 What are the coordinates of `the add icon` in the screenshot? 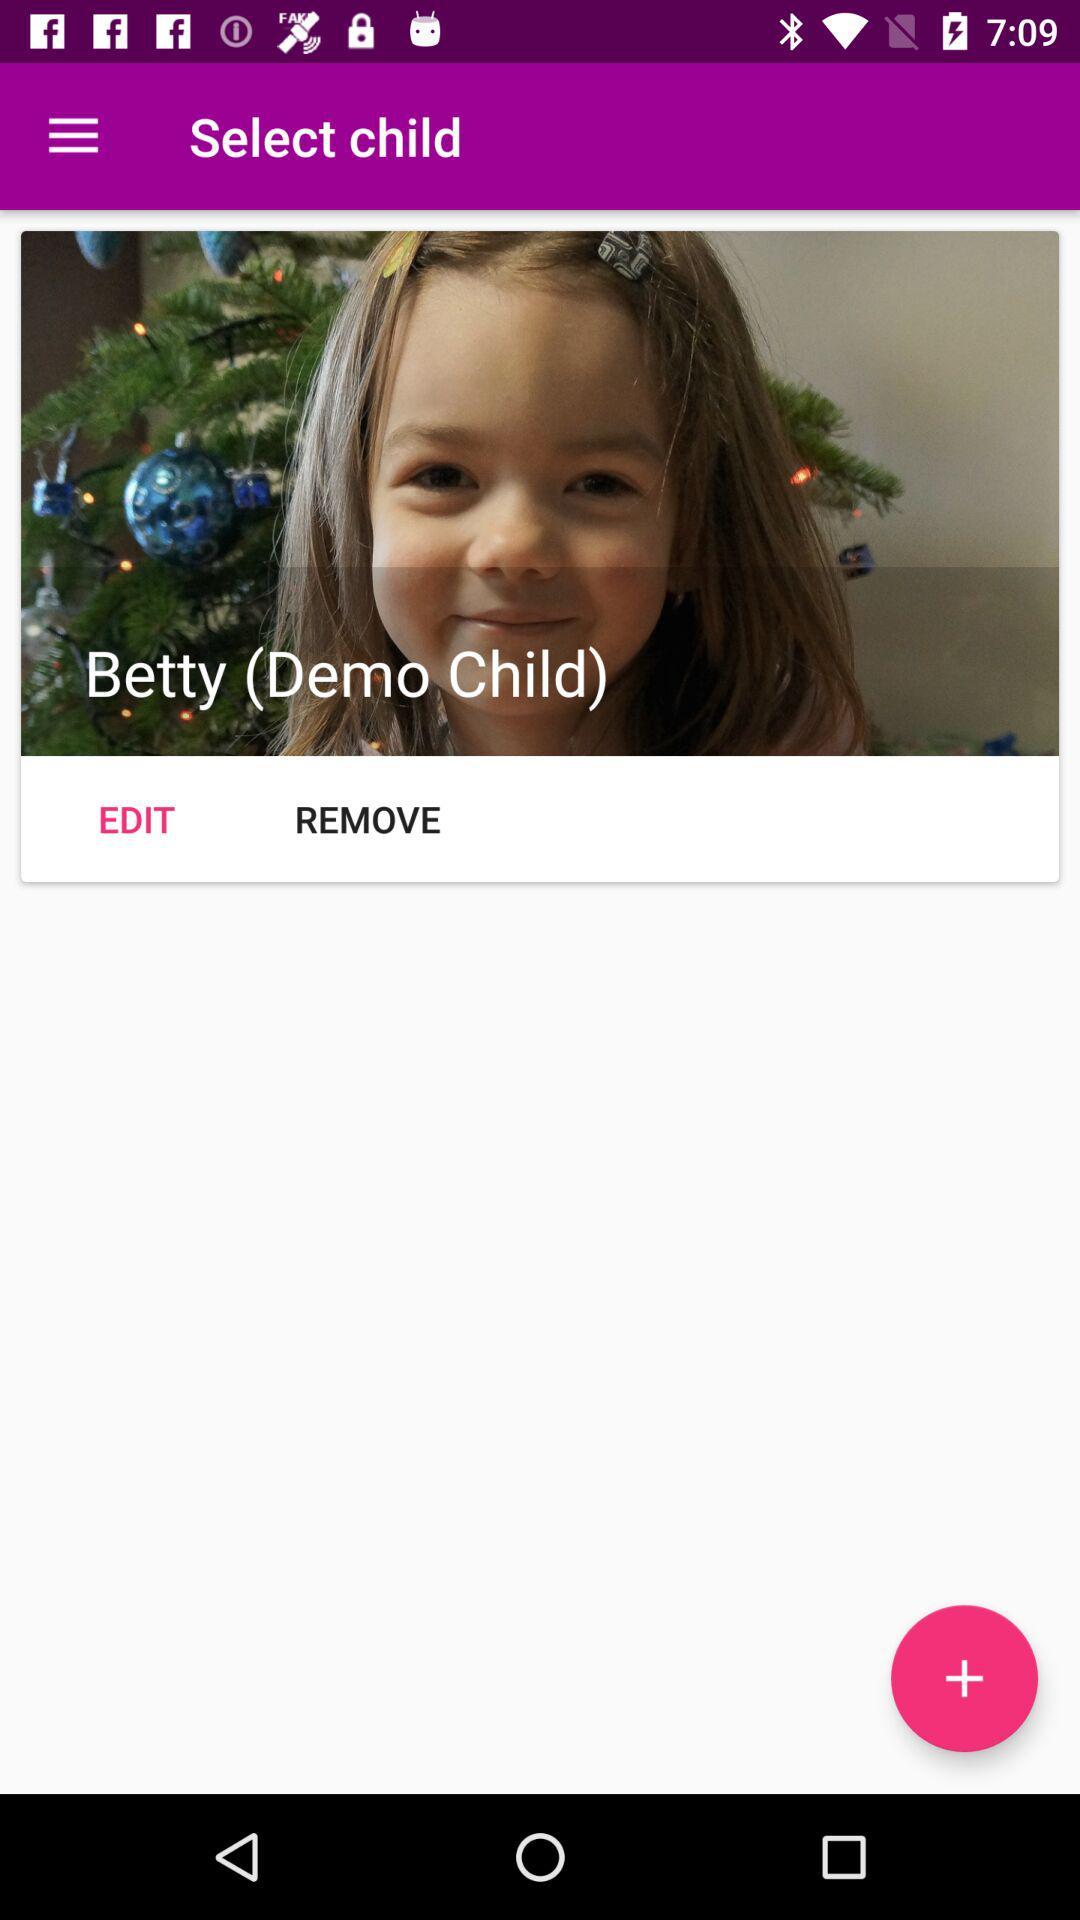 It's located at (963, 1678).